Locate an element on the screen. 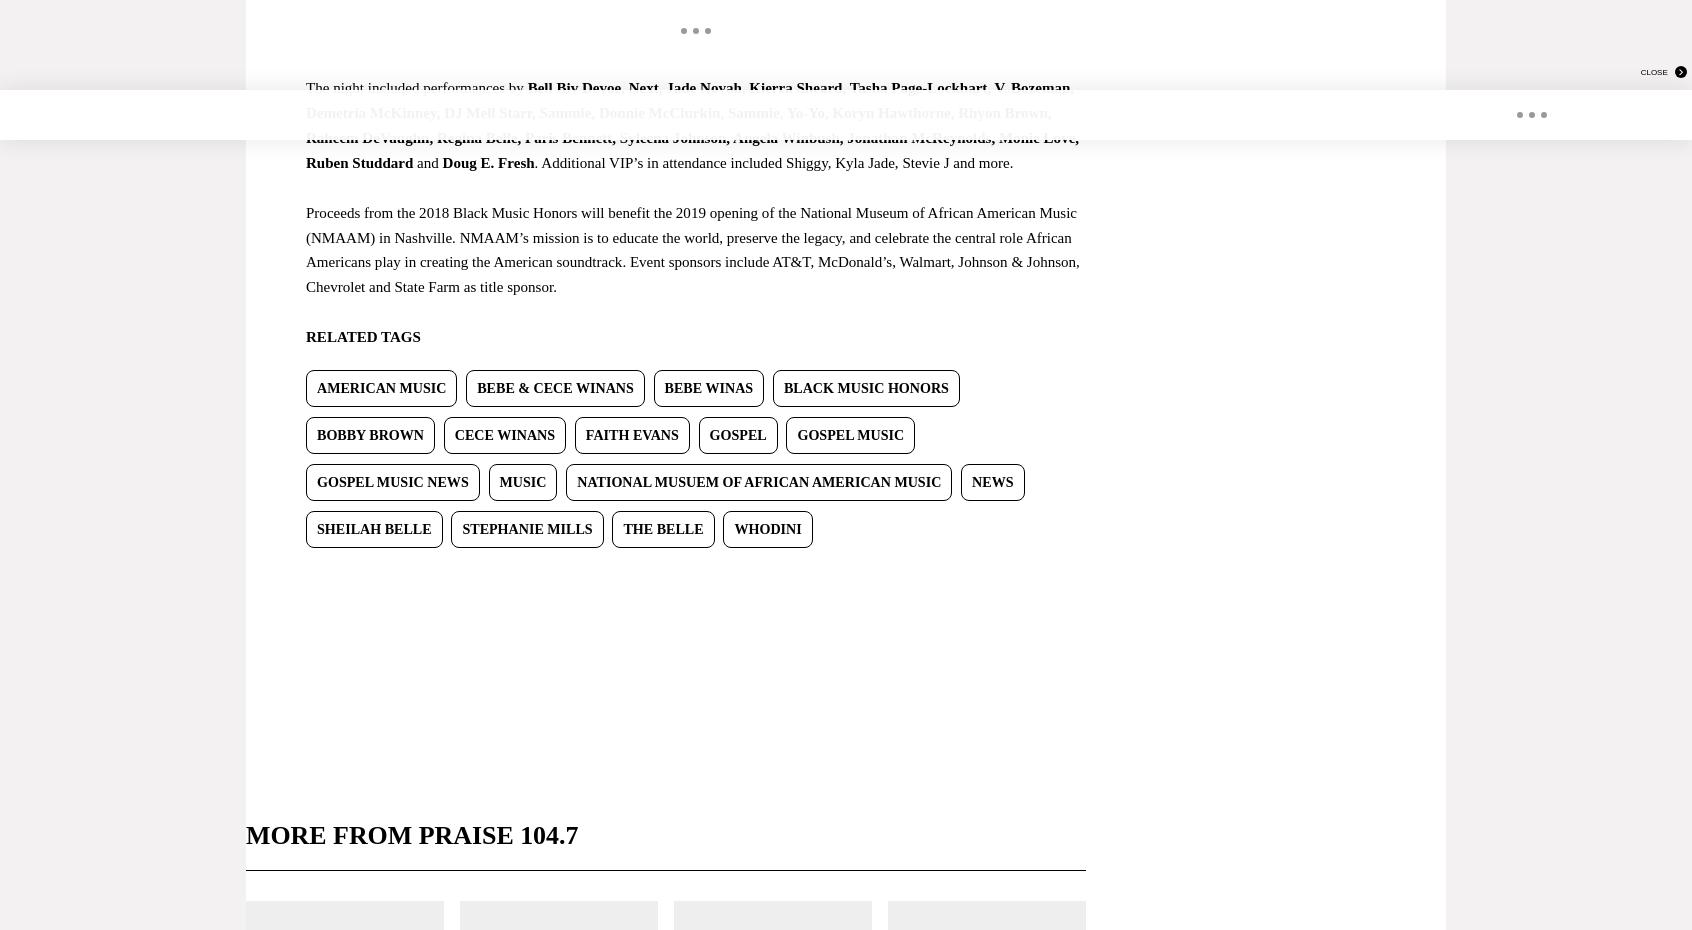 The width and height of the screenshot is (1692, 930). 'Bell Biv Devoe, Next, Jade Novah, Kierra Sheard, Tasha Page-Lockhart, V. Bozeman, Demetria McKinney, DJ Mell Starr, Sammie, Donnie McClurkin, Sammie, Yo-Yo, Koryn Hawthorne, Rhyon Brown, Raheem DeVaughn, Regina Belle, Paris Bennett, Syleena Johnson, Angela Winbush, Jonathan McReynolds, Monie Love, Ruben Studdard' is located at coordinates (692, 124).